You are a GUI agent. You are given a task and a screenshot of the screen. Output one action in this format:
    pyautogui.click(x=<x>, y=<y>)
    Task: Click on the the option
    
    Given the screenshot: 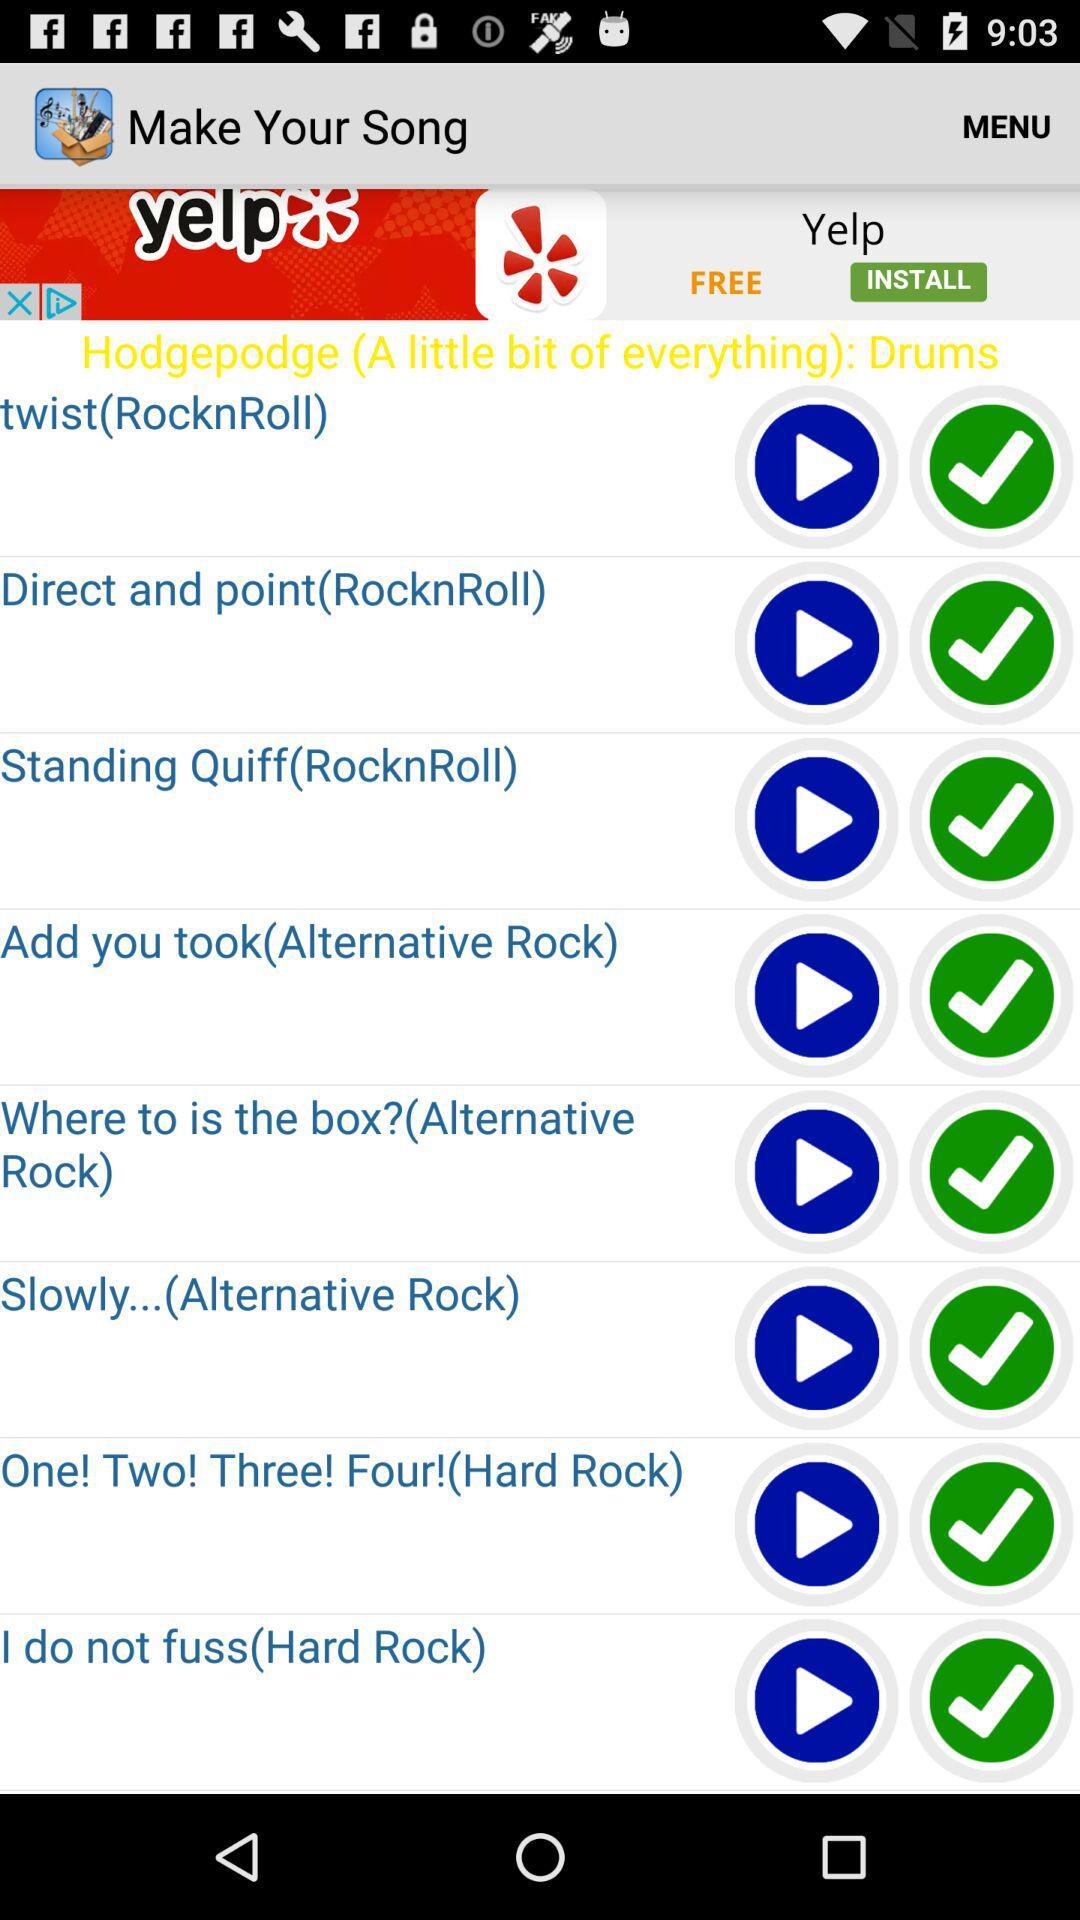 What is the action you would take?
    pyautogui.click(x=817, y=1349)
    